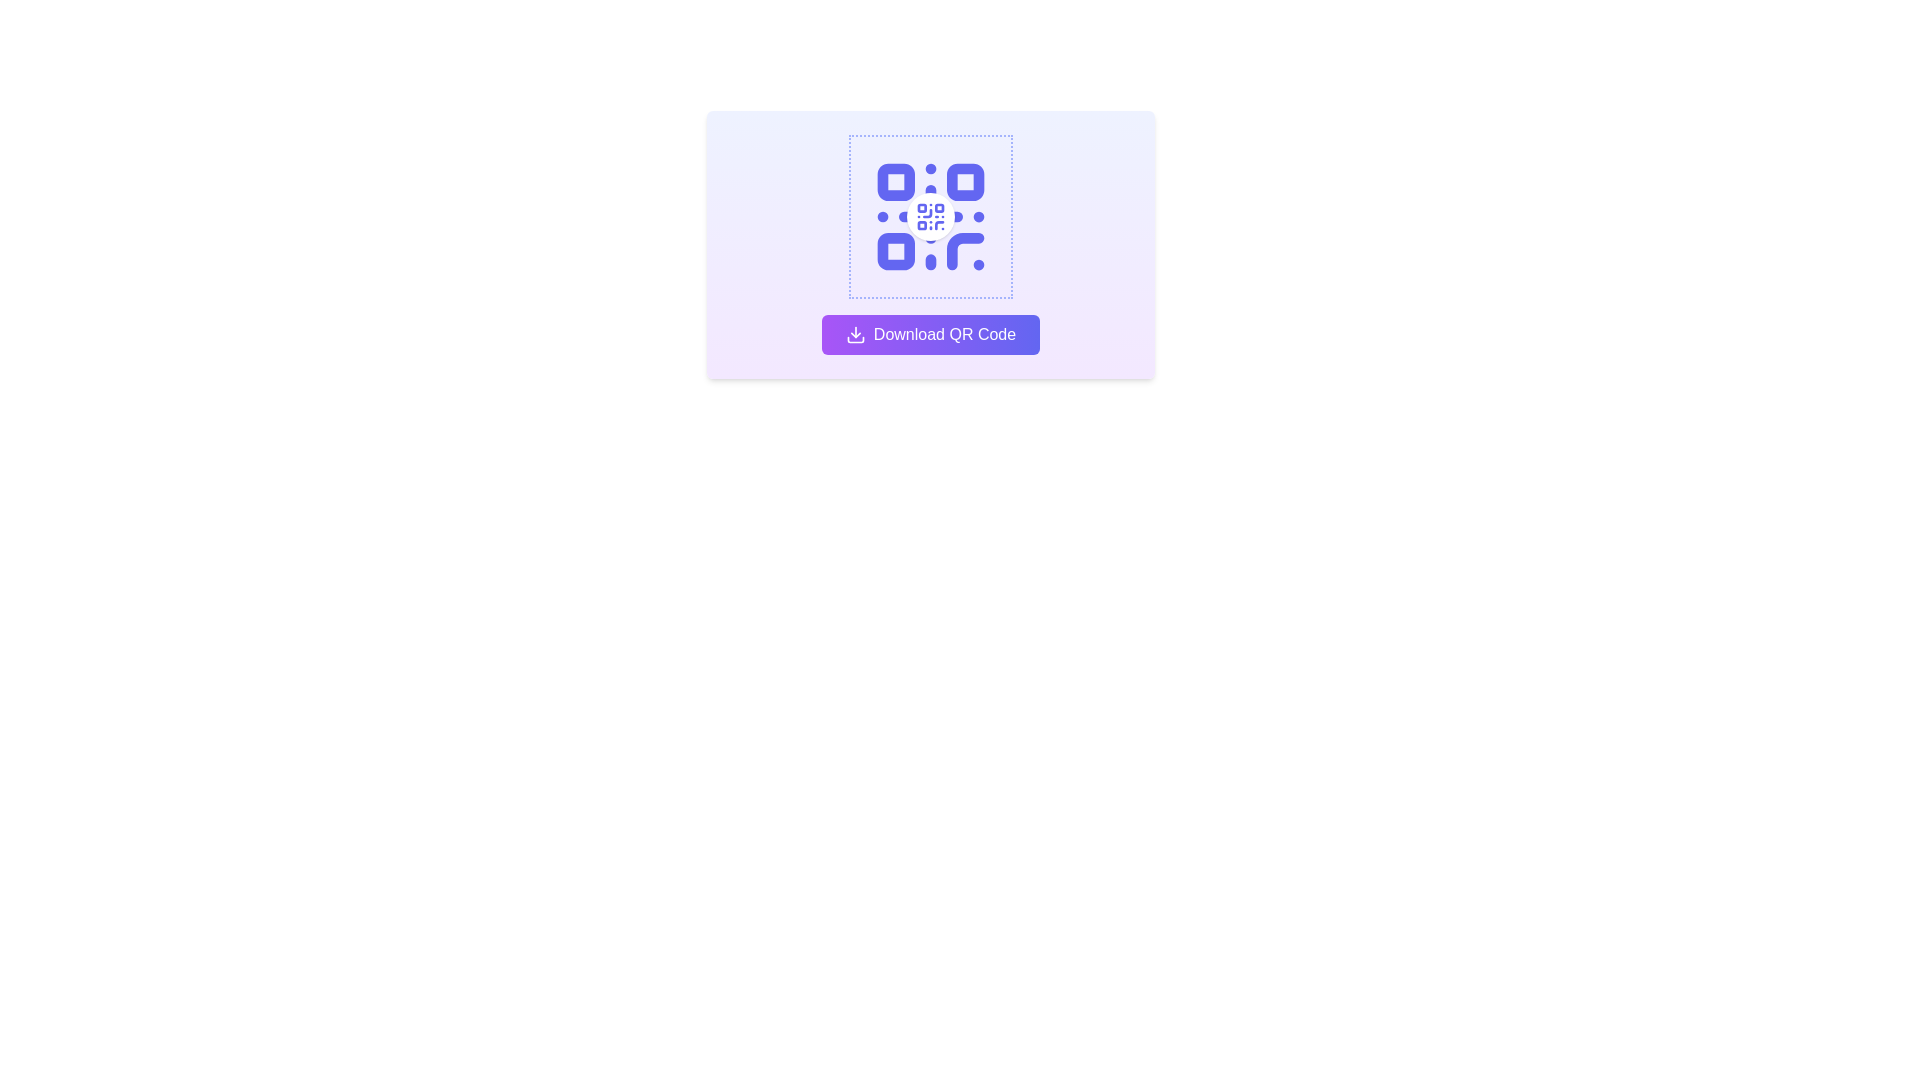  What do you see at coordinates (895, 182) in the screenshot?
I see `the small decorative square with rounded corners, styled in solid dark blue color, located at the upper-left corner of the QR code` at bounding box center [895, 182].